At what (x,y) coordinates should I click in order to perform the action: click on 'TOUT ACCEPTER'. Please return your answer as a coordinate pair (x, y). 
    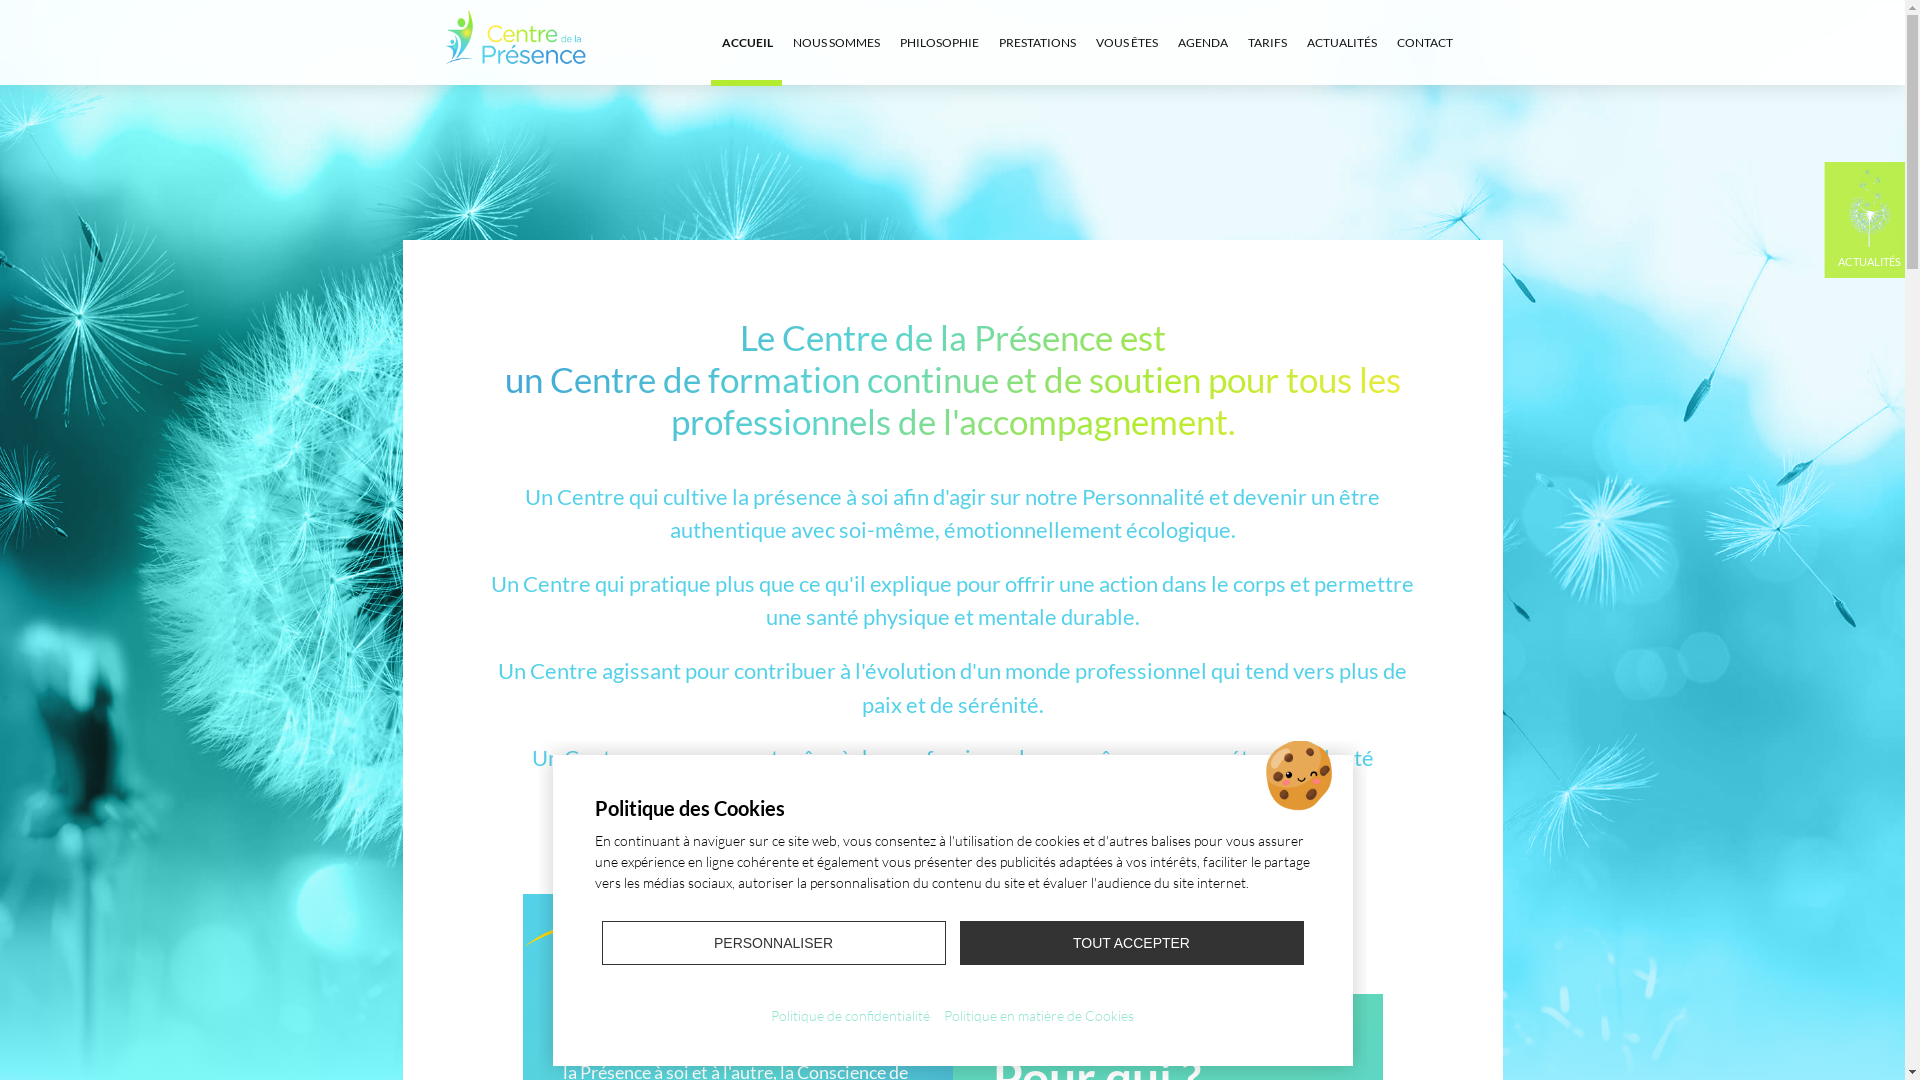
    Looking at the image, I should click on (1132, 942).